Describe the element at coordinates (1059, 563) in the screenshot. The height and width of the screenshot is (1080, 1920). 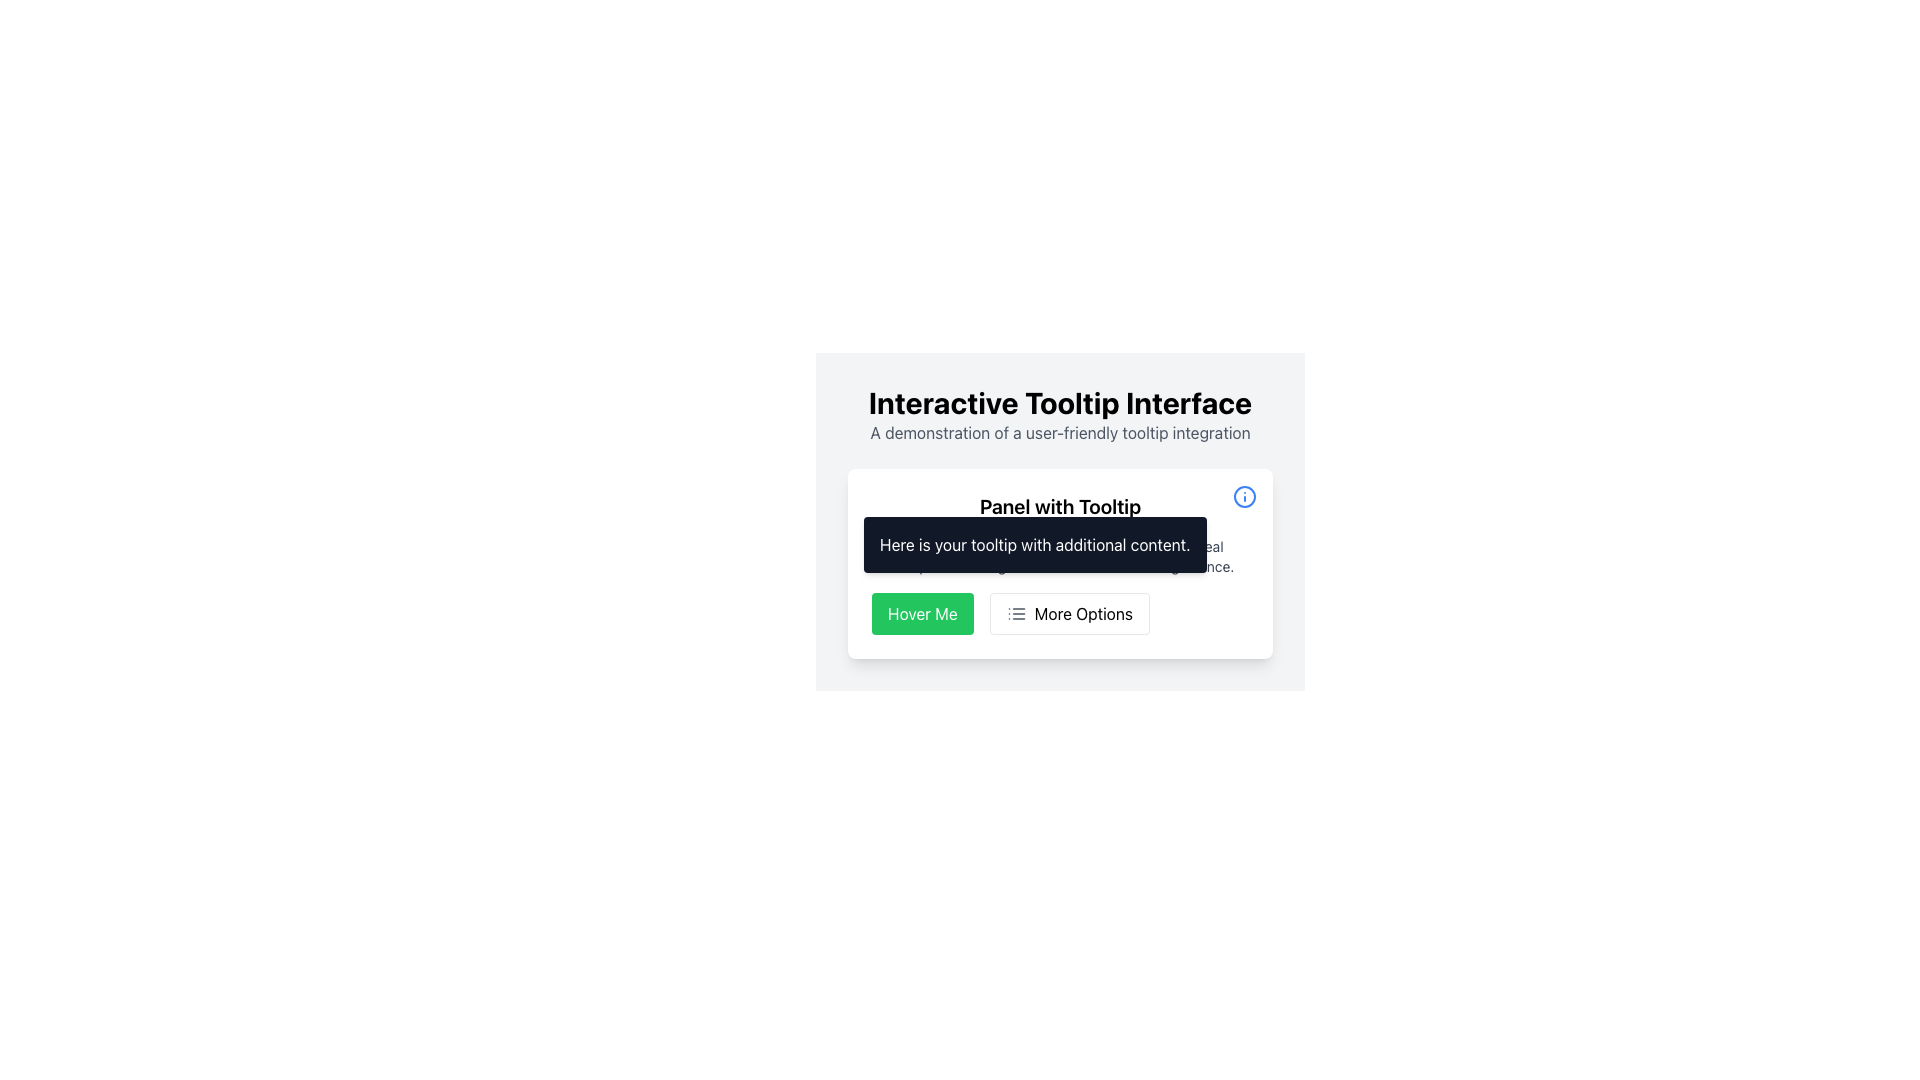
I see `the tooltip box containing the text 'Here is your tooltip with additional content.' which is styled with a dark background and white text, positioned centrally below the 'Panel with Tooltip' heading` at that location.